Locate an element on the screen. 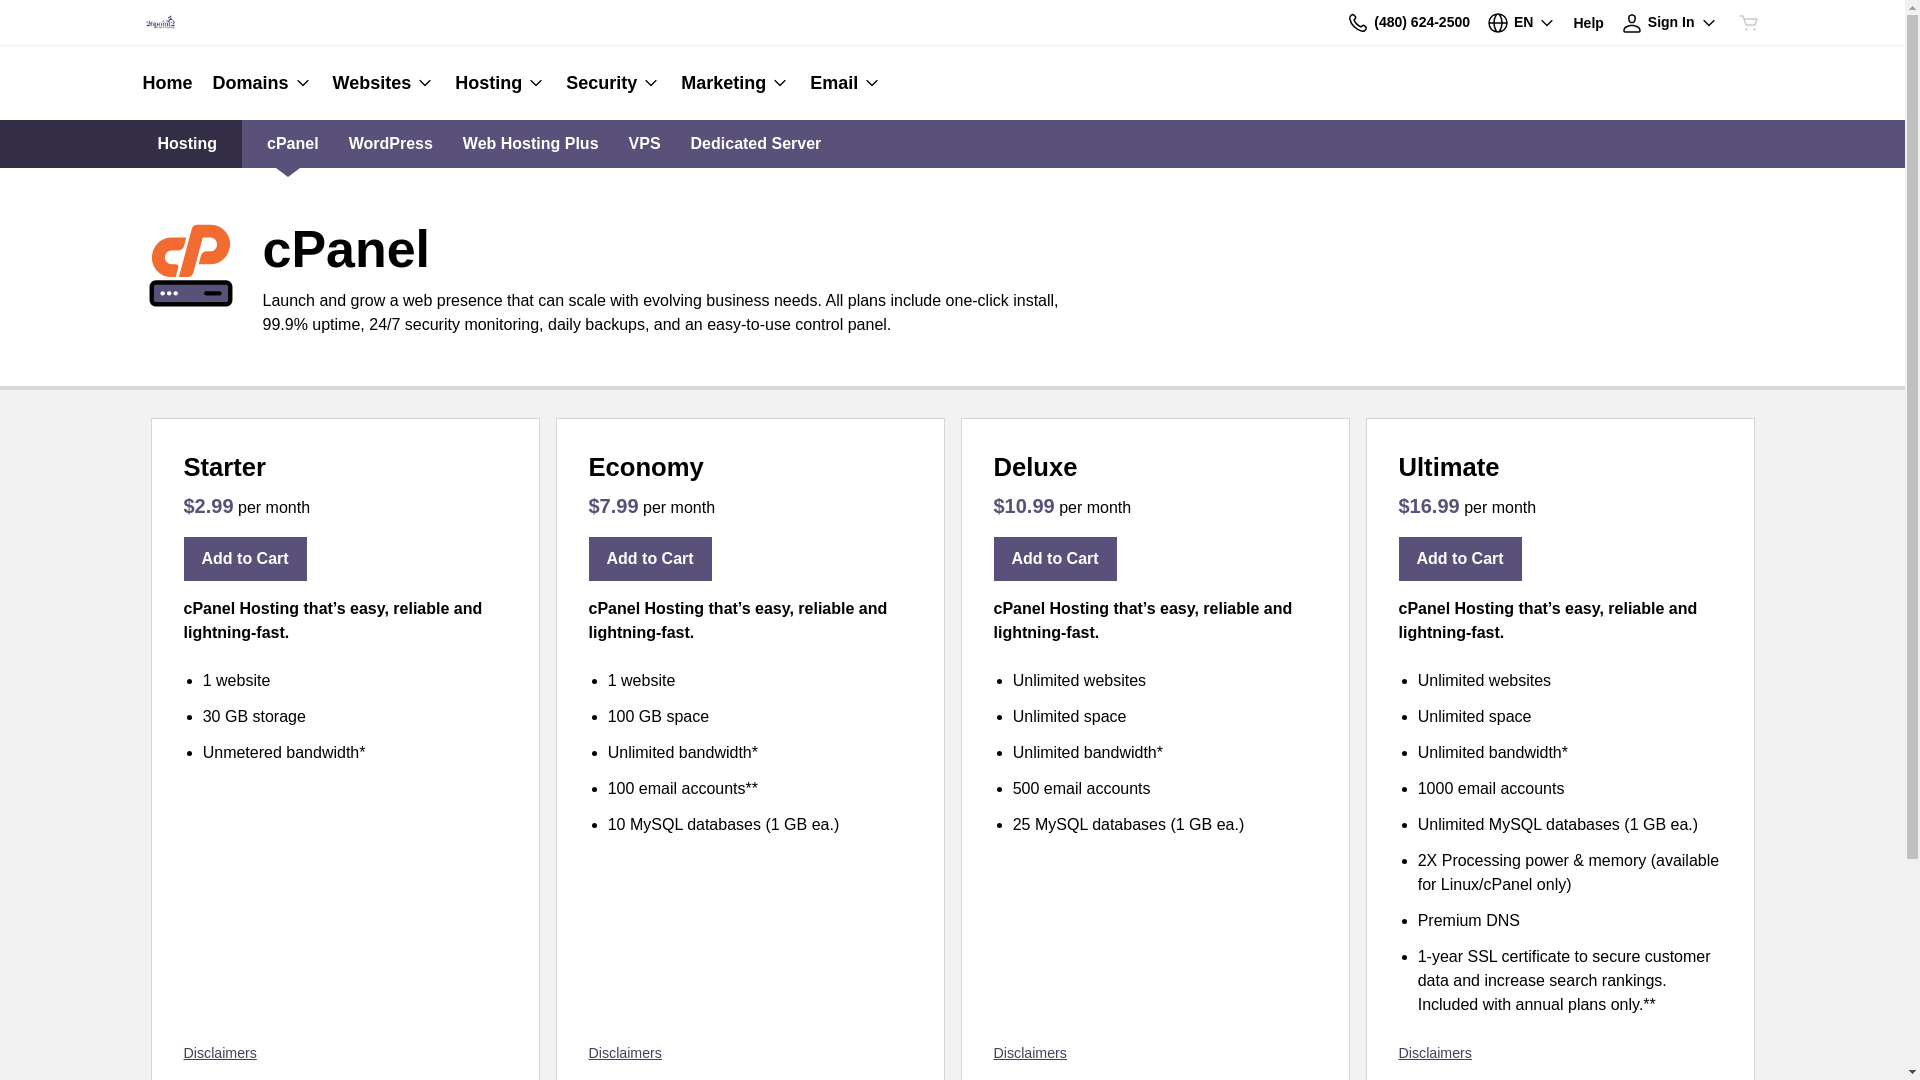 The image size is (1920, 1080). '(480) 624-2500' is located at coordinates (1406, 22).